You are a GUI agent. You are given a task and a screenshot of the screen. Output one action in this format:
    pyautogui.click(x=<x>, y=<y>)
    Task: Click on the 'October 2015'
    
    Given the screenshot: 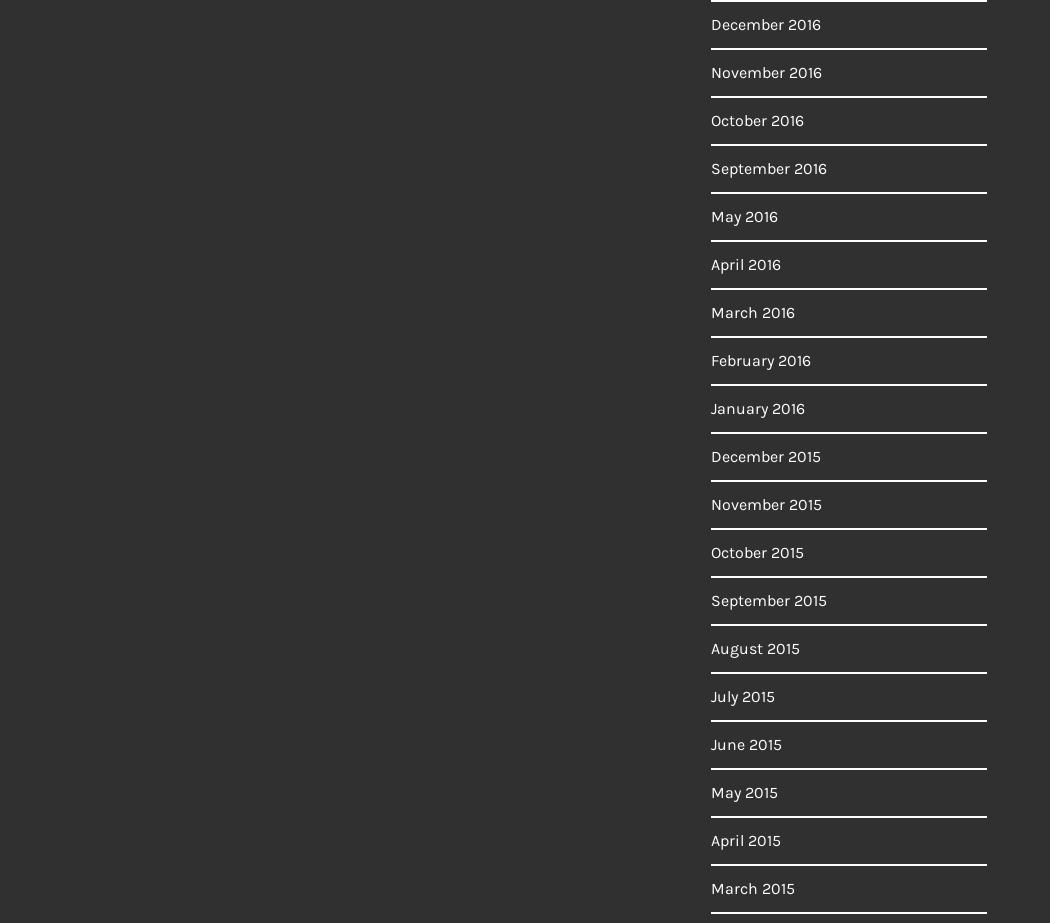 What is the action you would take?
    pyautogui.click(x=757, y=551)
    